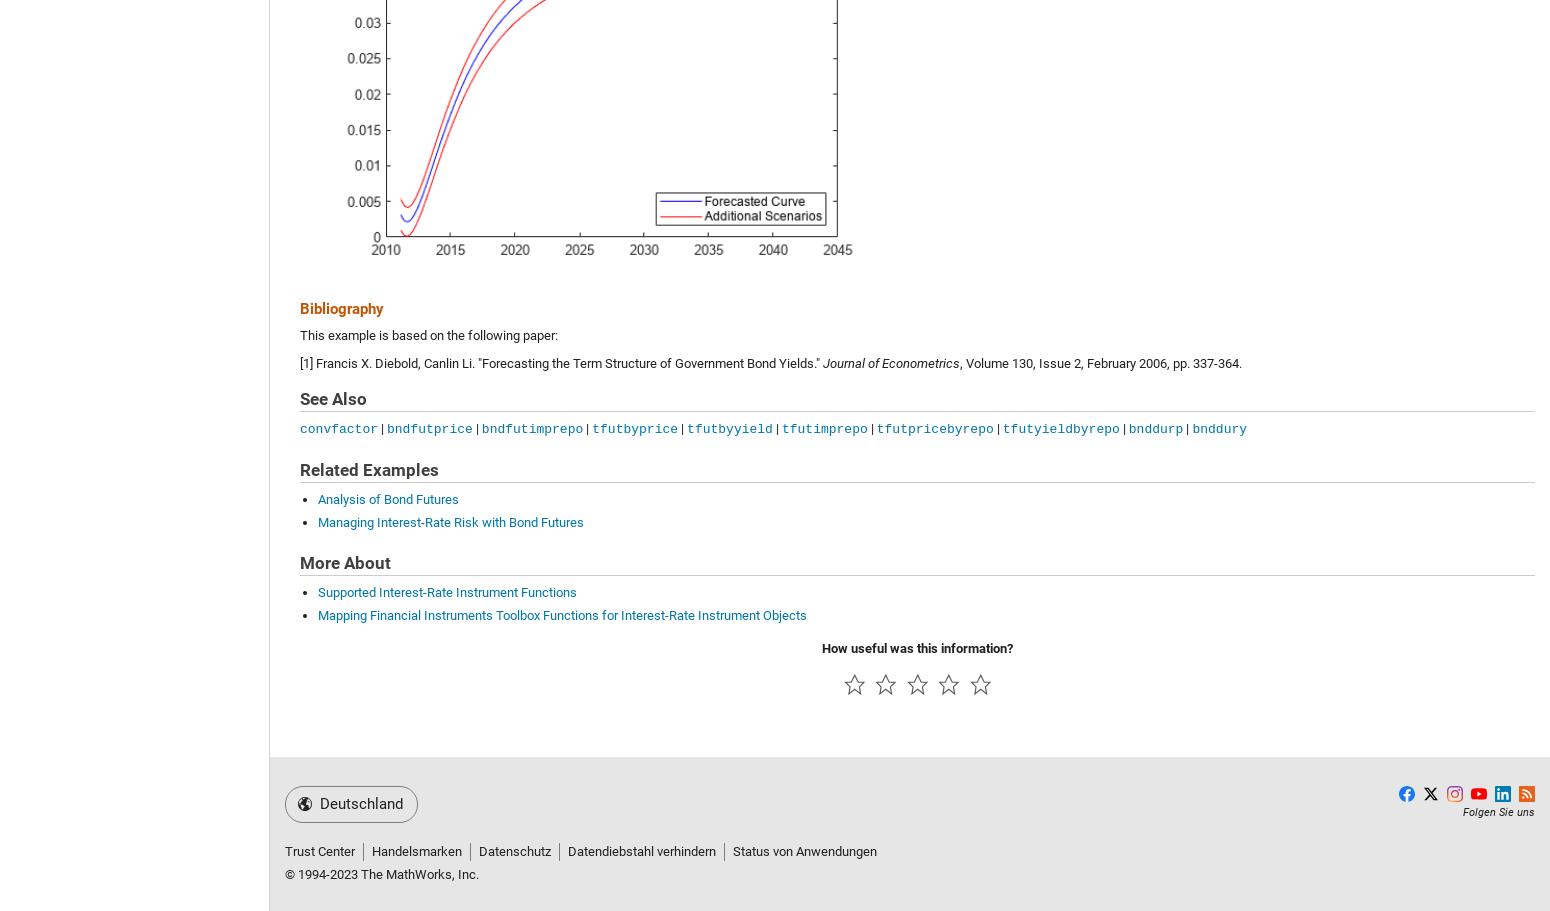  I want to click on 'tfutimprepo', so click(822, 428).